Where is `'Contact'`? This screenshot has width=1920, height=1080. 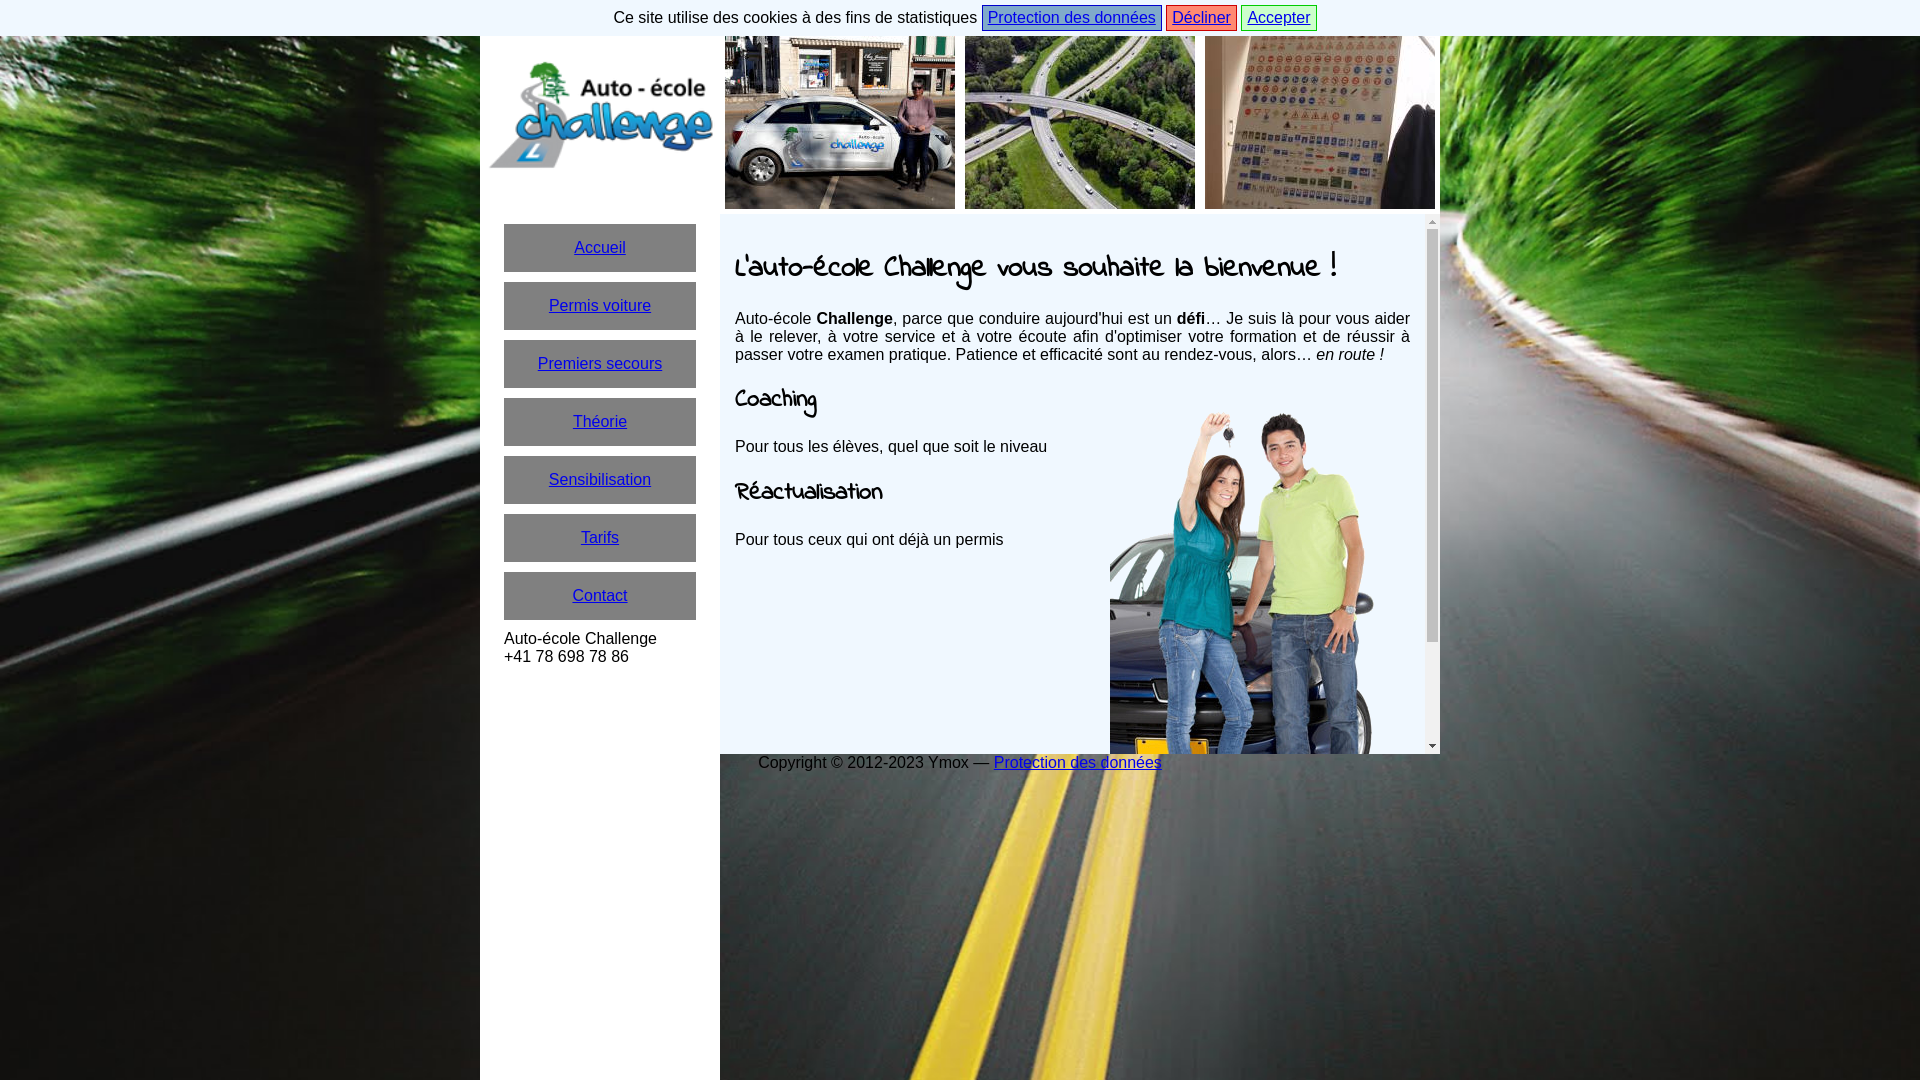
'Contact' is located at coordinates (599, 595).